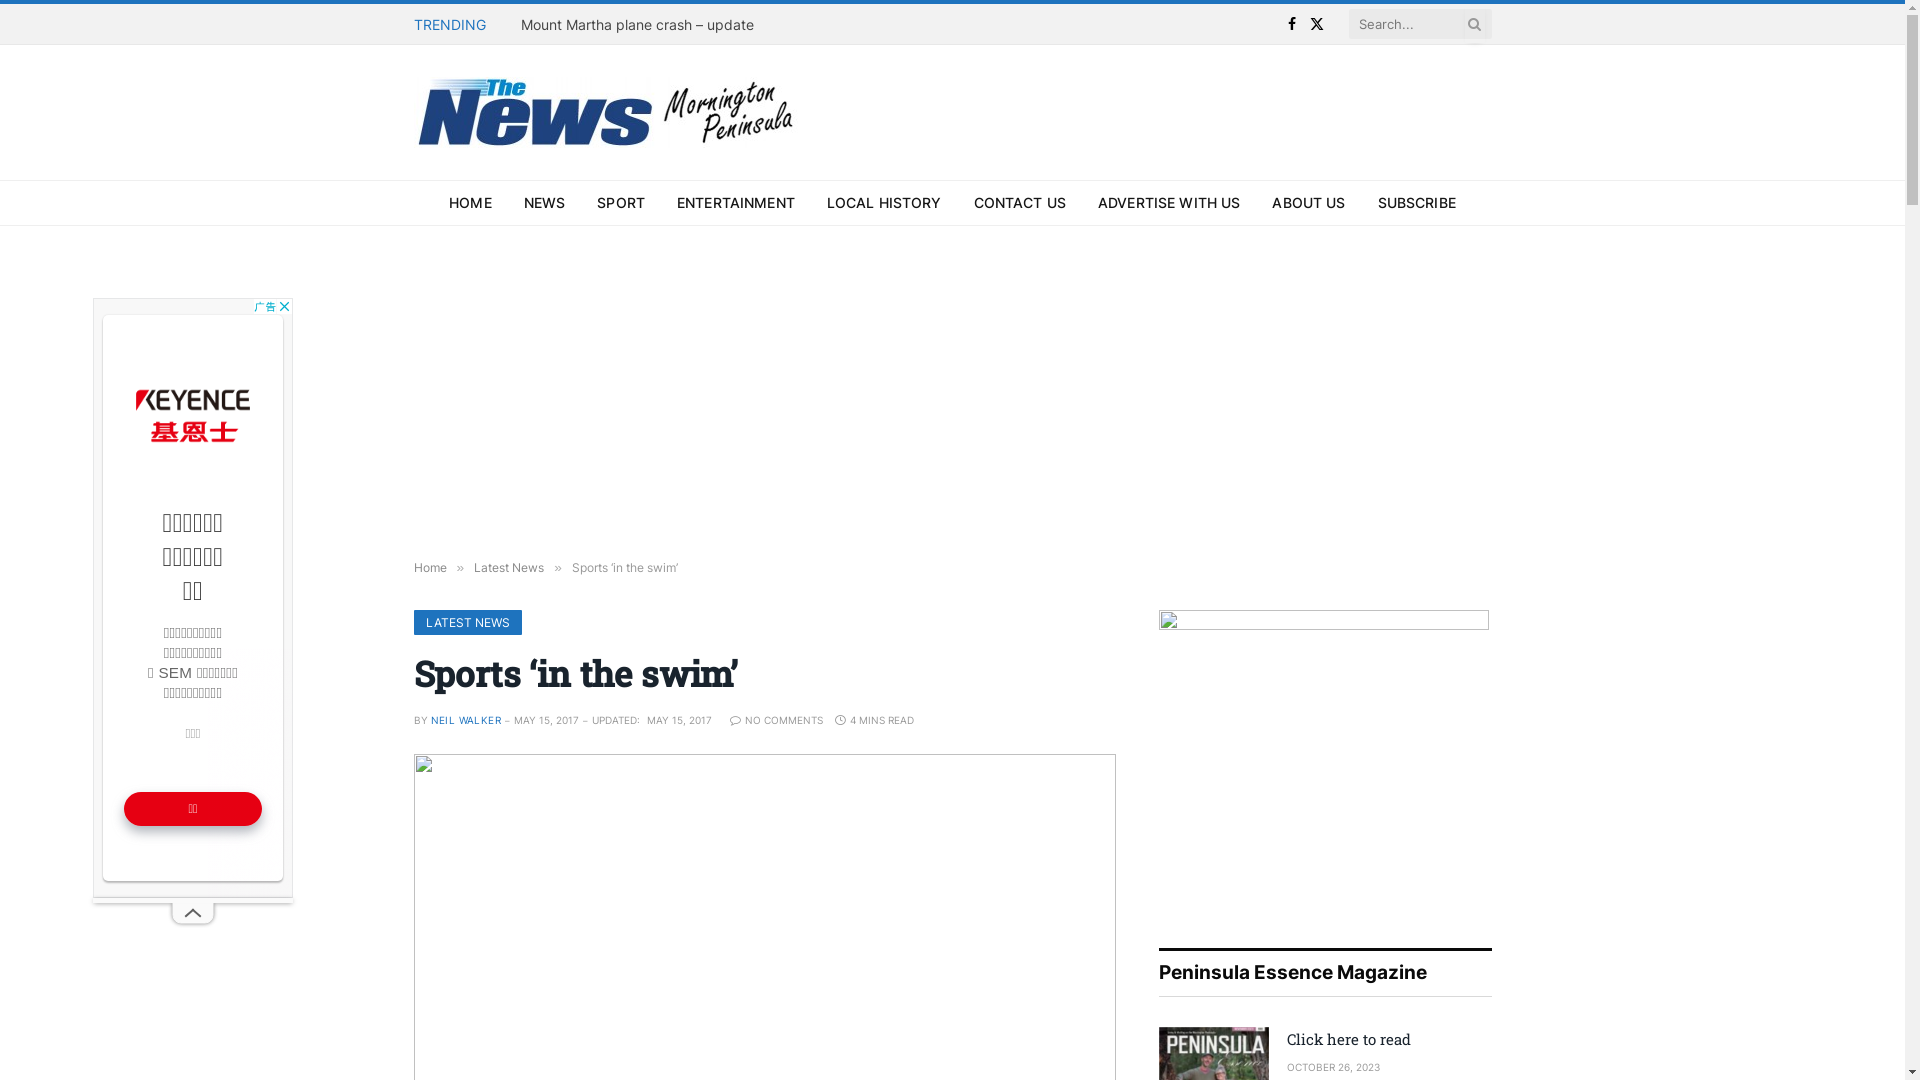 This screenshot has width=1920, height=1080. Describe the element at coordinates (412, 621) in the screenshot. I see `'LATEST NEWS'` at that location.